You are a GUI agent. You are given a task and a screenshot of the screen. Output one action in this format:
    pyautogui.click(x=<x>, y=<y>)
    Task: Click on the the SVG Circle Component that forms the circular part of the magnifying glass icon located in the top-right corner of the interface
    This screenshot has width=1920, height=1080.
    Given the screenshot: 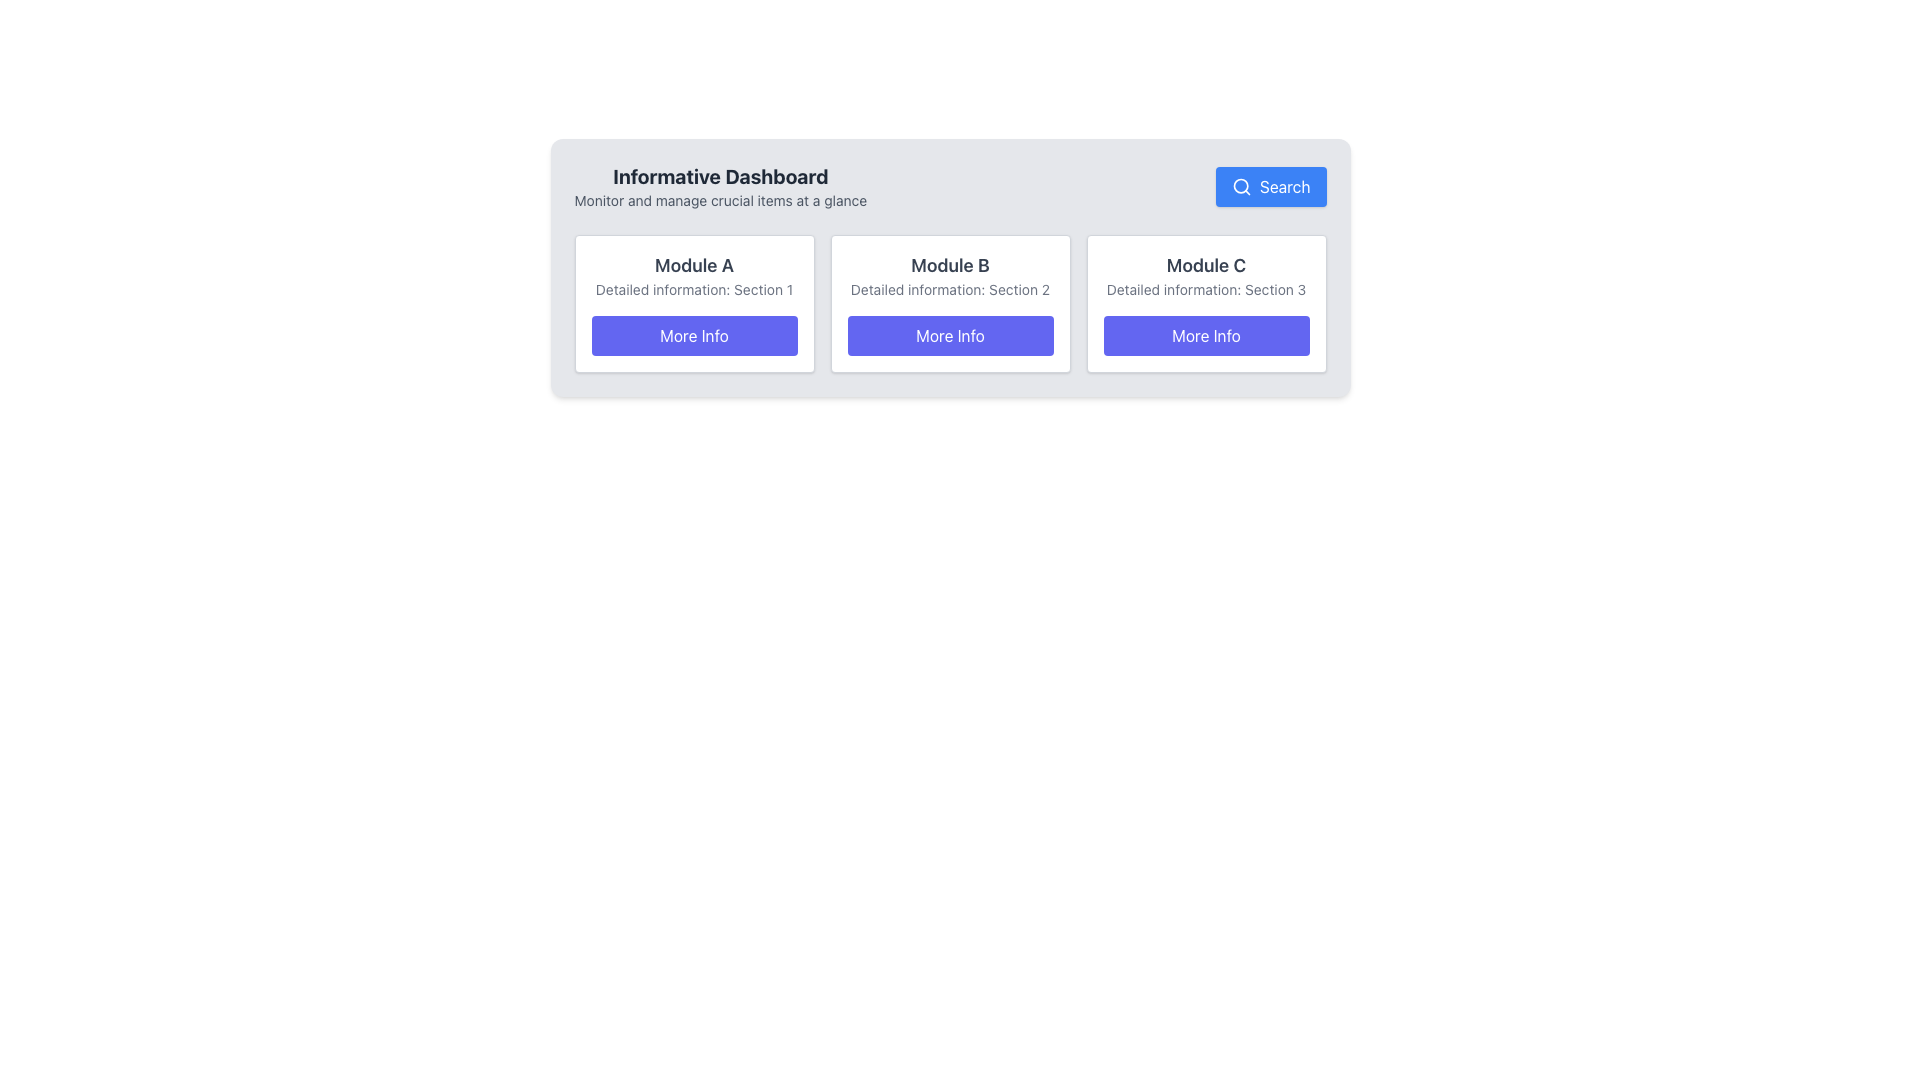 What is the action you would take?
    pyautogui.click(x=1240, y=186)
    